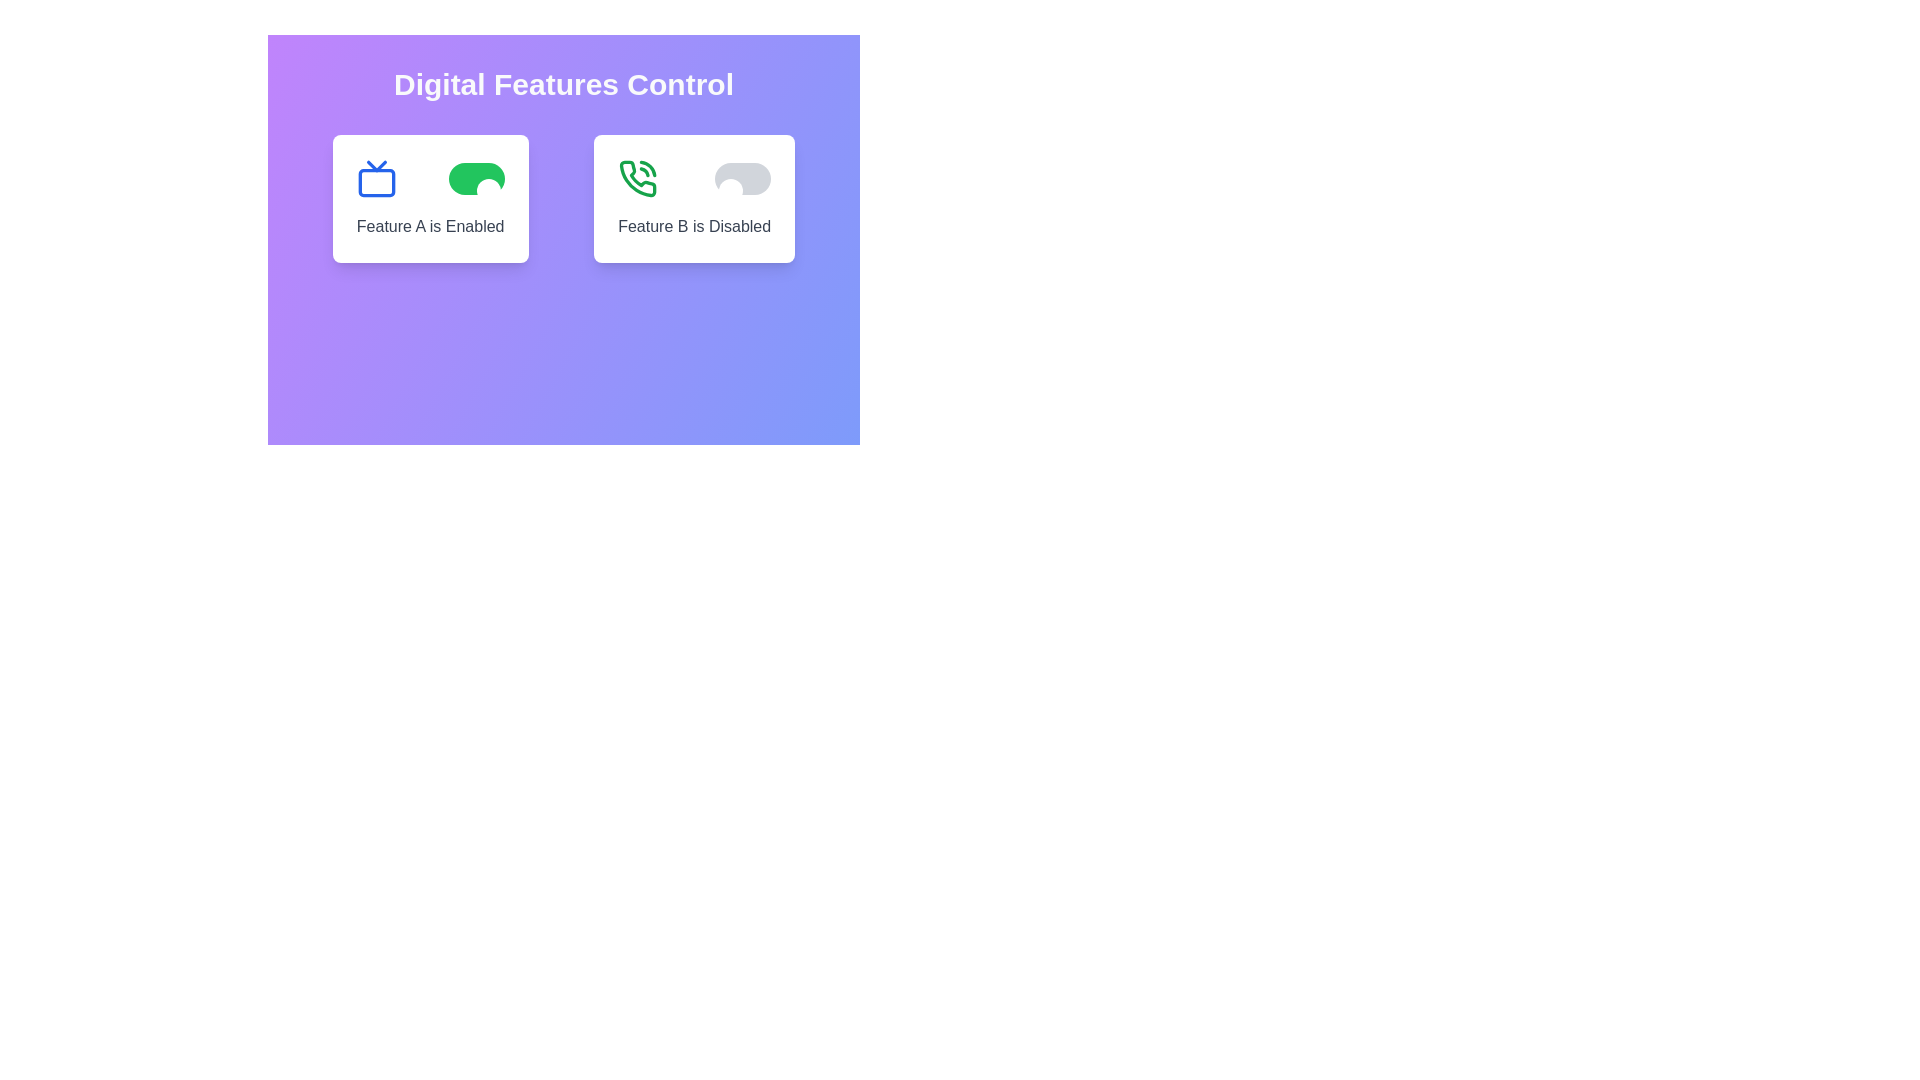 This screenshot has width=1920, height=1080. I want to click on the text label indicating the status of 'Feature A', so click(429, 226).